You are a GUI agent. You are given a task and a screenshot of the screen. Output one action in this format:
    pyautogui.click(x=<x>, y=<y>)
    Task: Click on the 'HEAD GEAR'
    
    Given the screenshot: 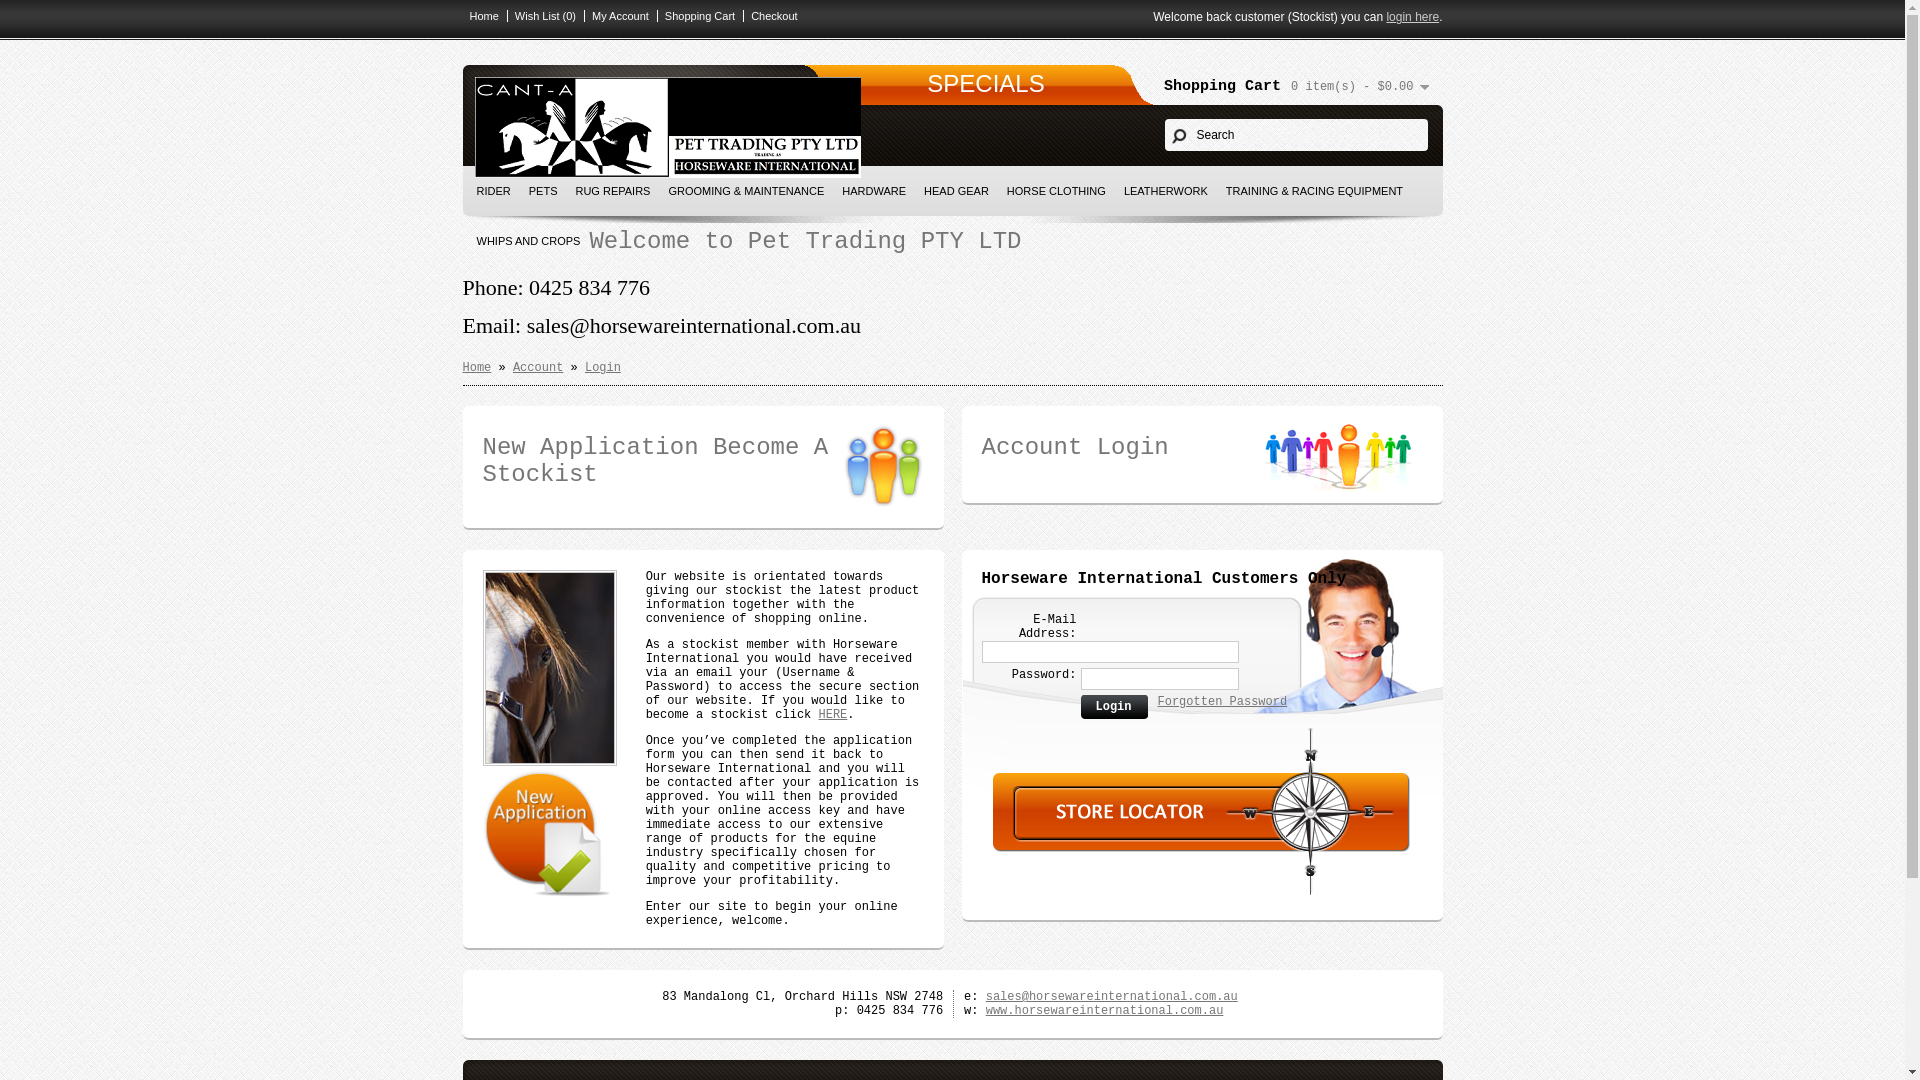 What is the action you would take?
    pyautogui.click(x=955, y=191)
    